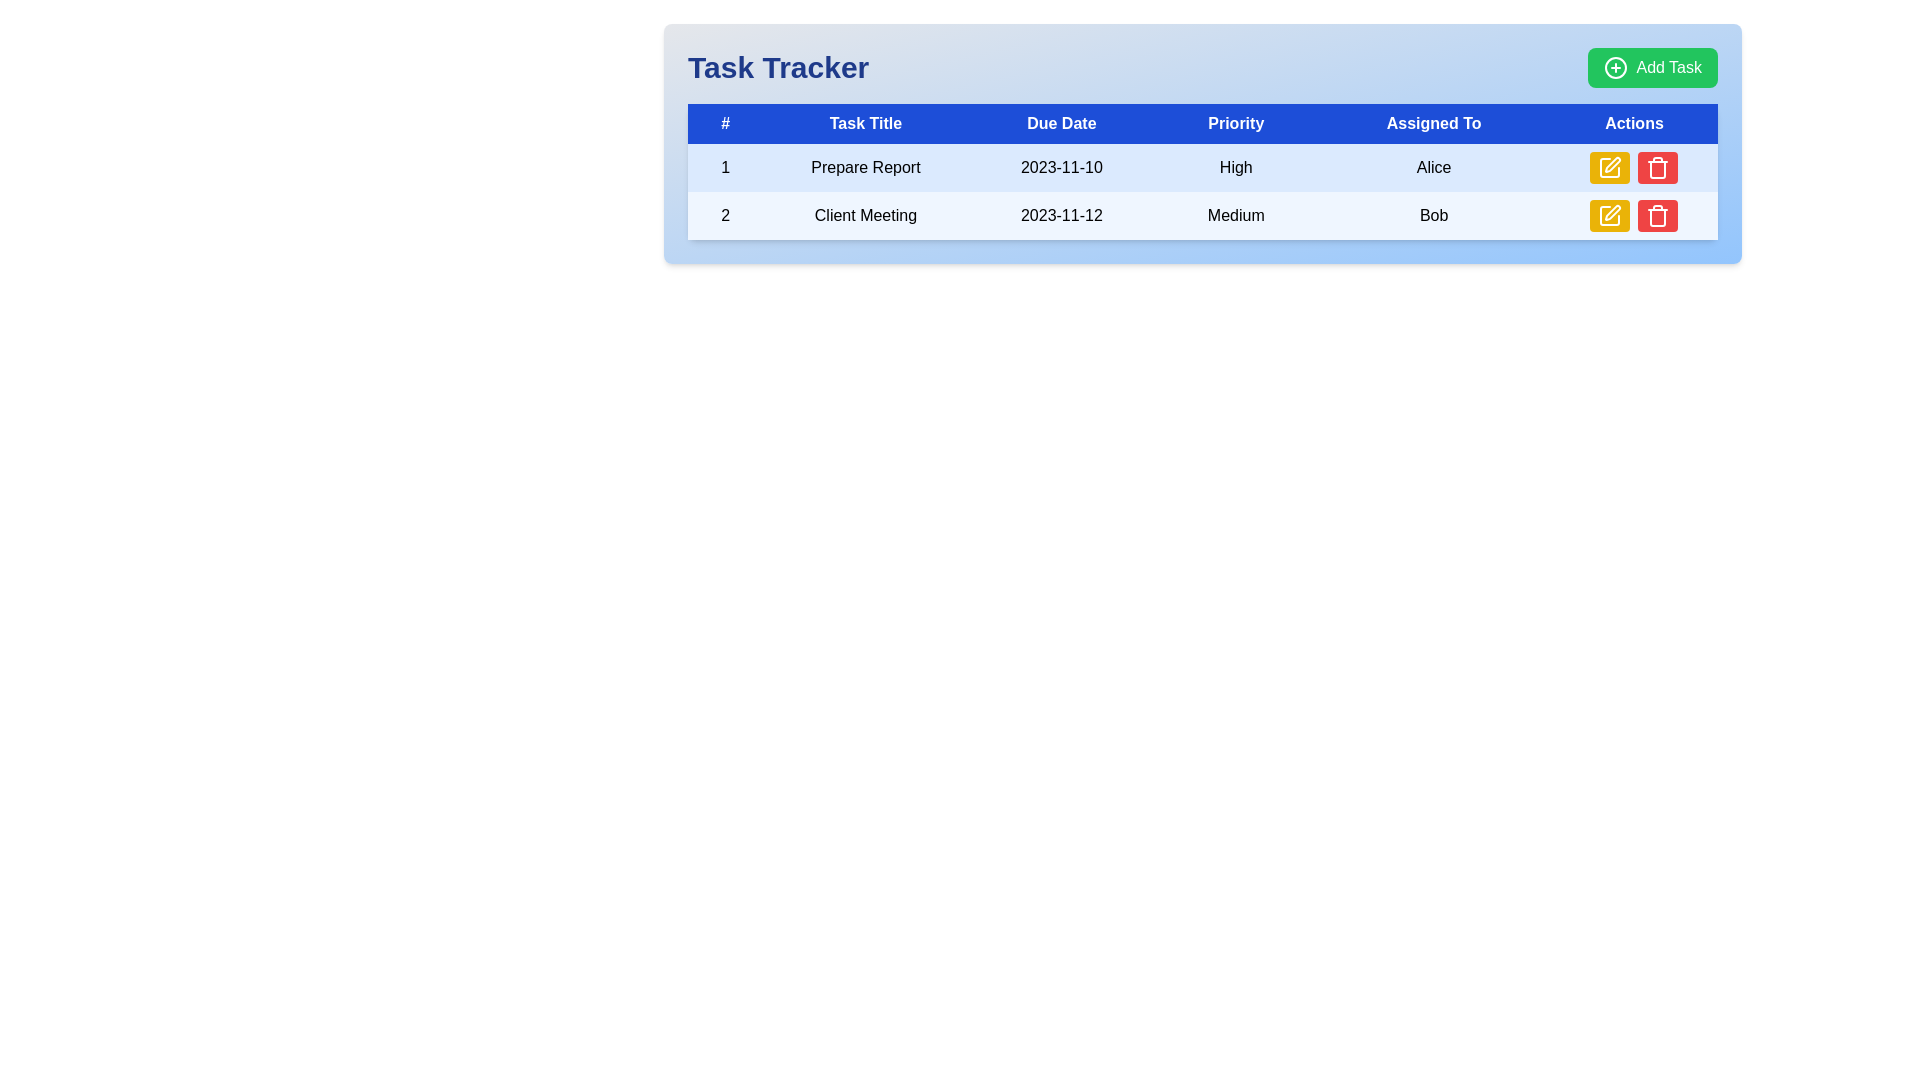 This screenshot has height=1080, width=1920. Describe the element at coordinates (1658, 167) in the screenshot. I see `the delete button in the 'Actions' column of the second row` at that location.